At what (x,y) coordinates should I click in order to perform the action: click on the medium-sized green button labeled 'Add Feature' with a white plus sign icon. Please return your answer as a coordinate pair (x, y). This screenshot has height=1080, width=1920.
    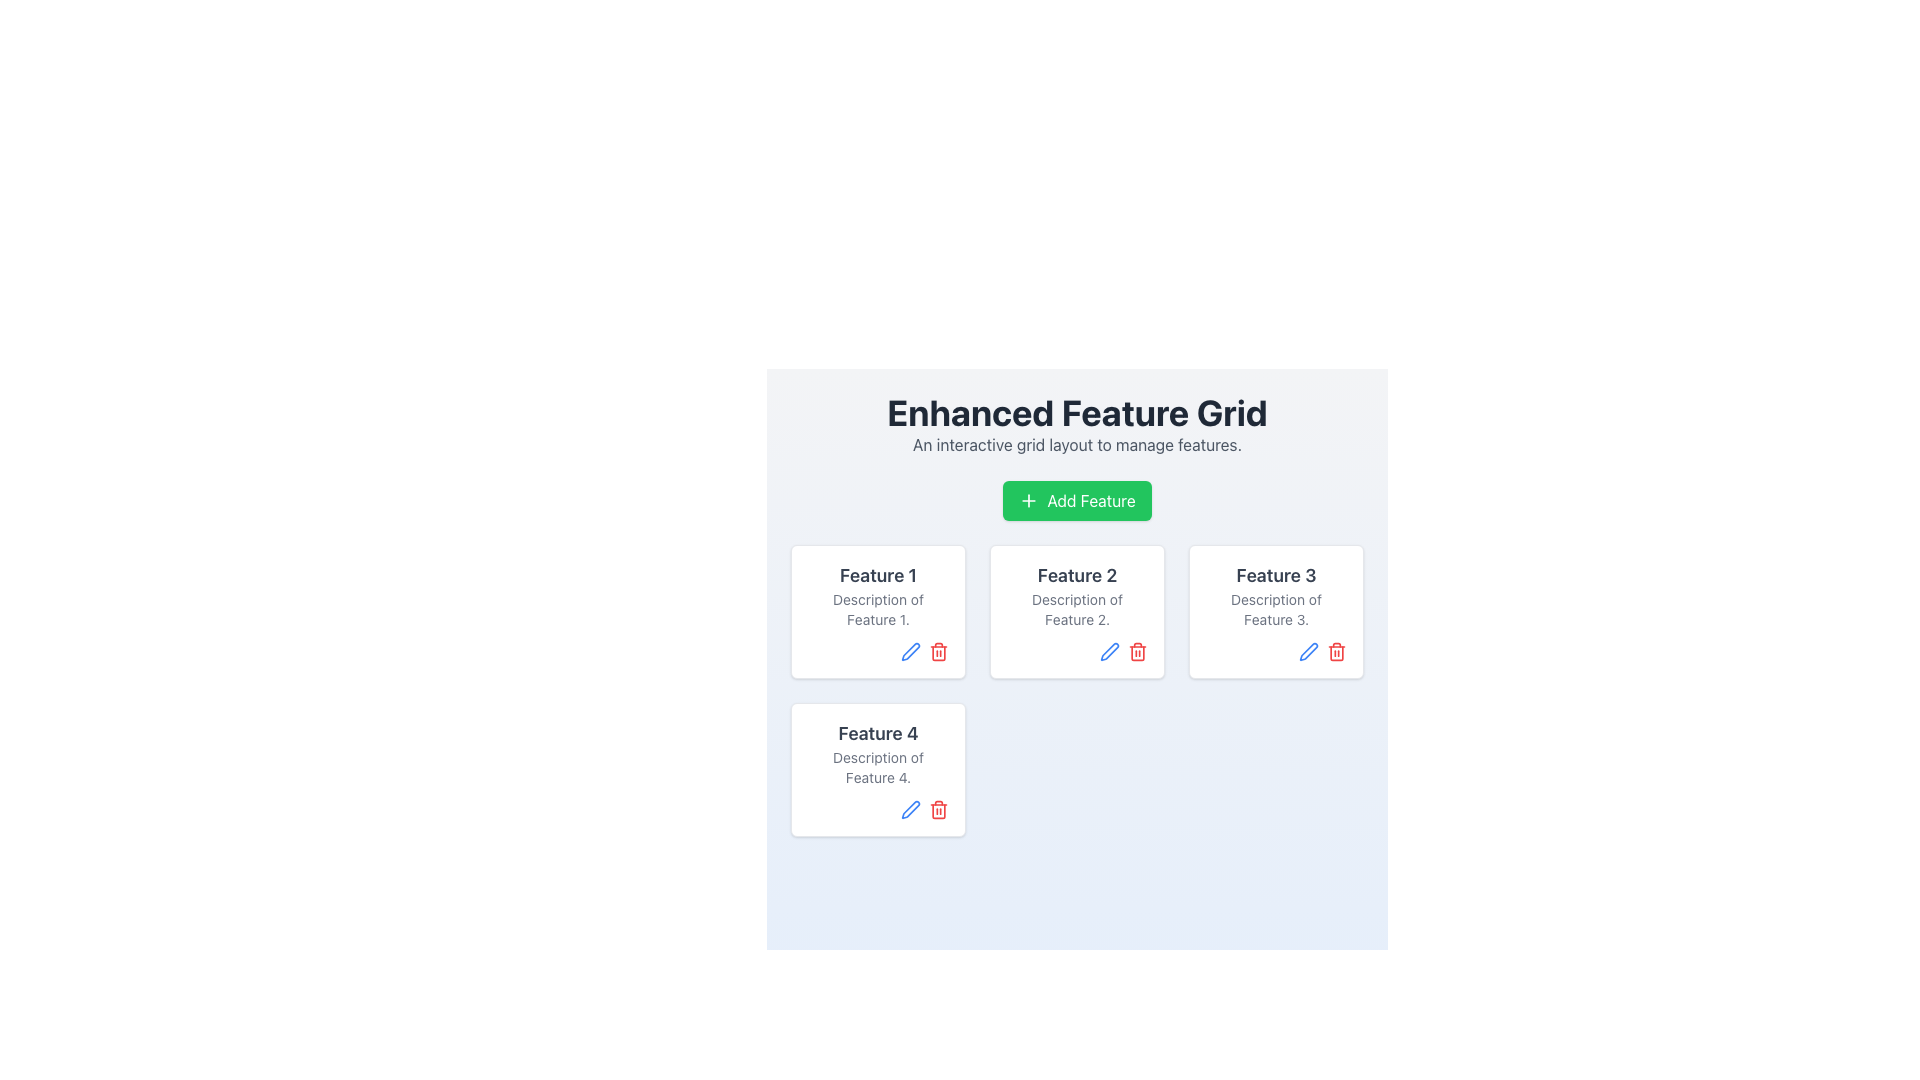
    Looking at the image, I should click on (1076, 500).